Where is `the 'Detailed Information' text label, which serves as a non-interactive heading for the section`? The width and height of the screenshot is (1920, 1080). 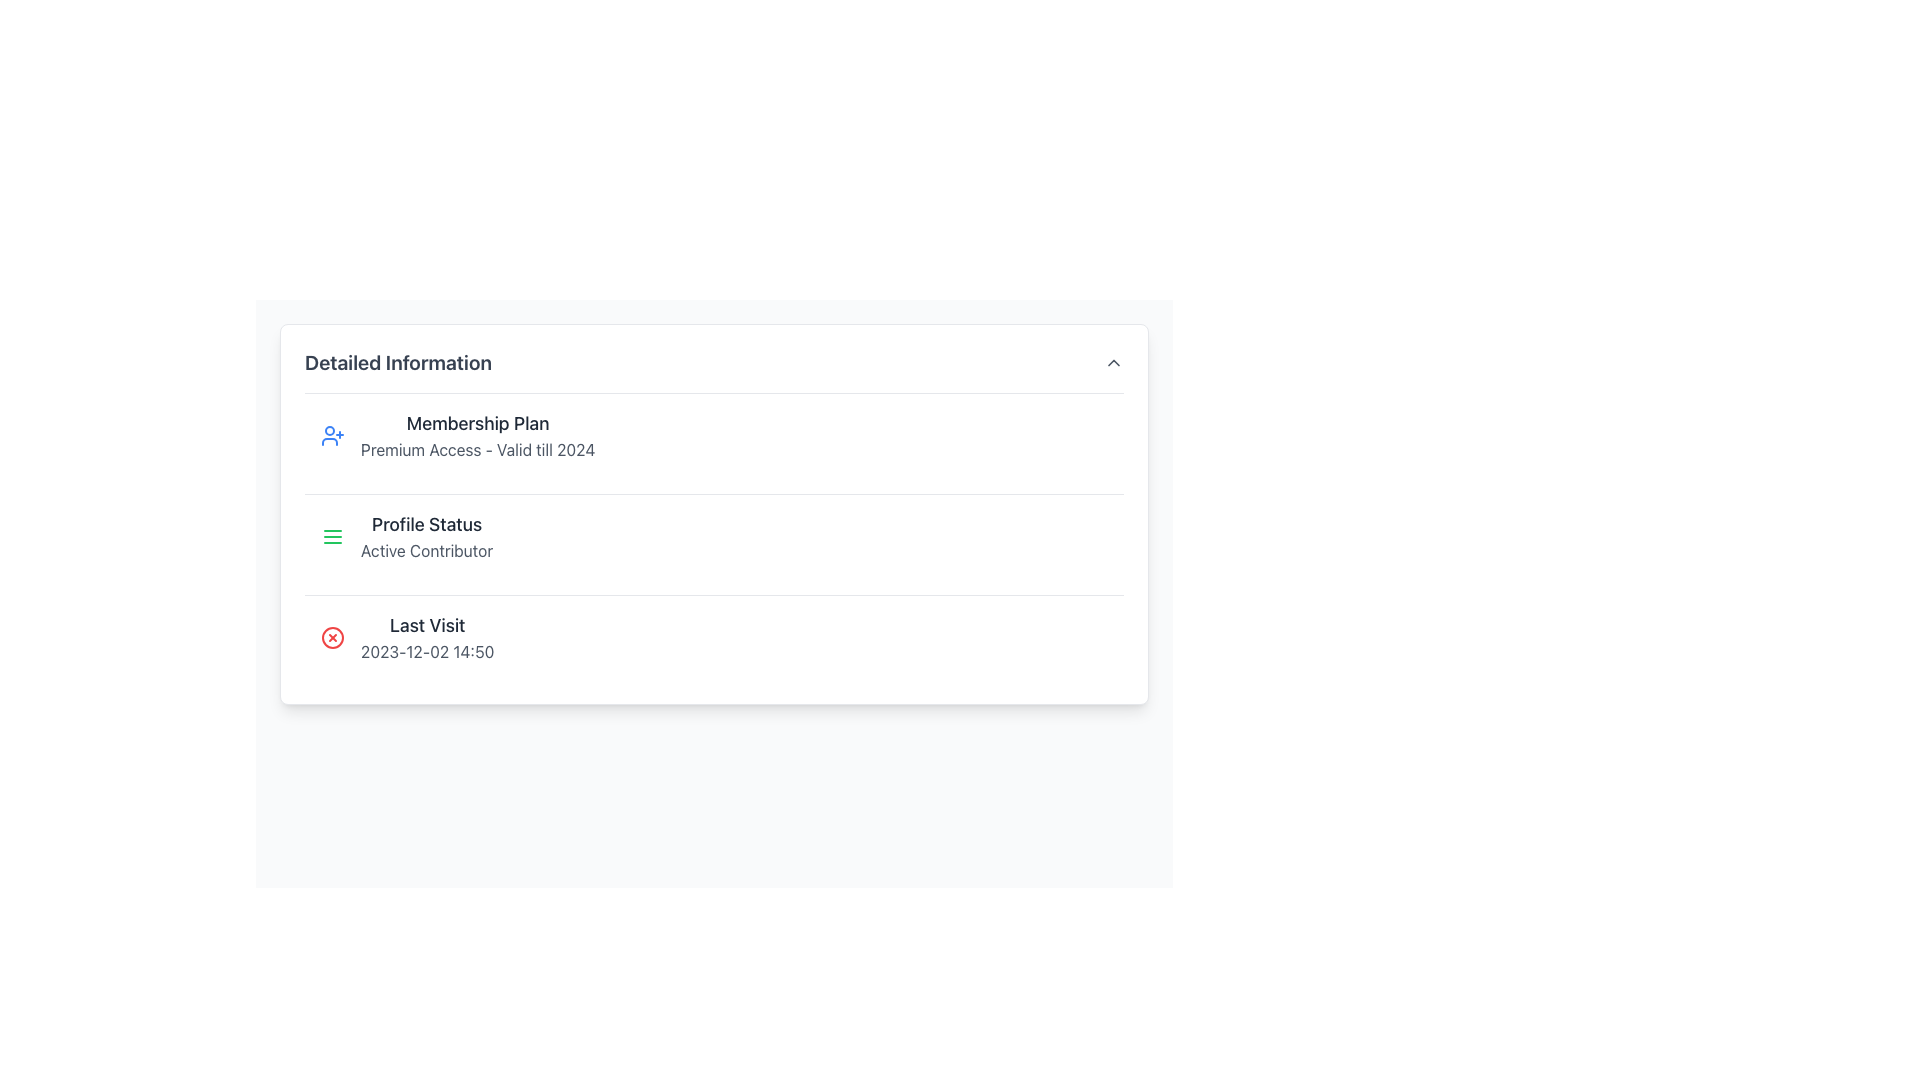
the 'Detailed Information' text label, which serves as a non-interactive heading for the section is located at coordinates (398, 362).